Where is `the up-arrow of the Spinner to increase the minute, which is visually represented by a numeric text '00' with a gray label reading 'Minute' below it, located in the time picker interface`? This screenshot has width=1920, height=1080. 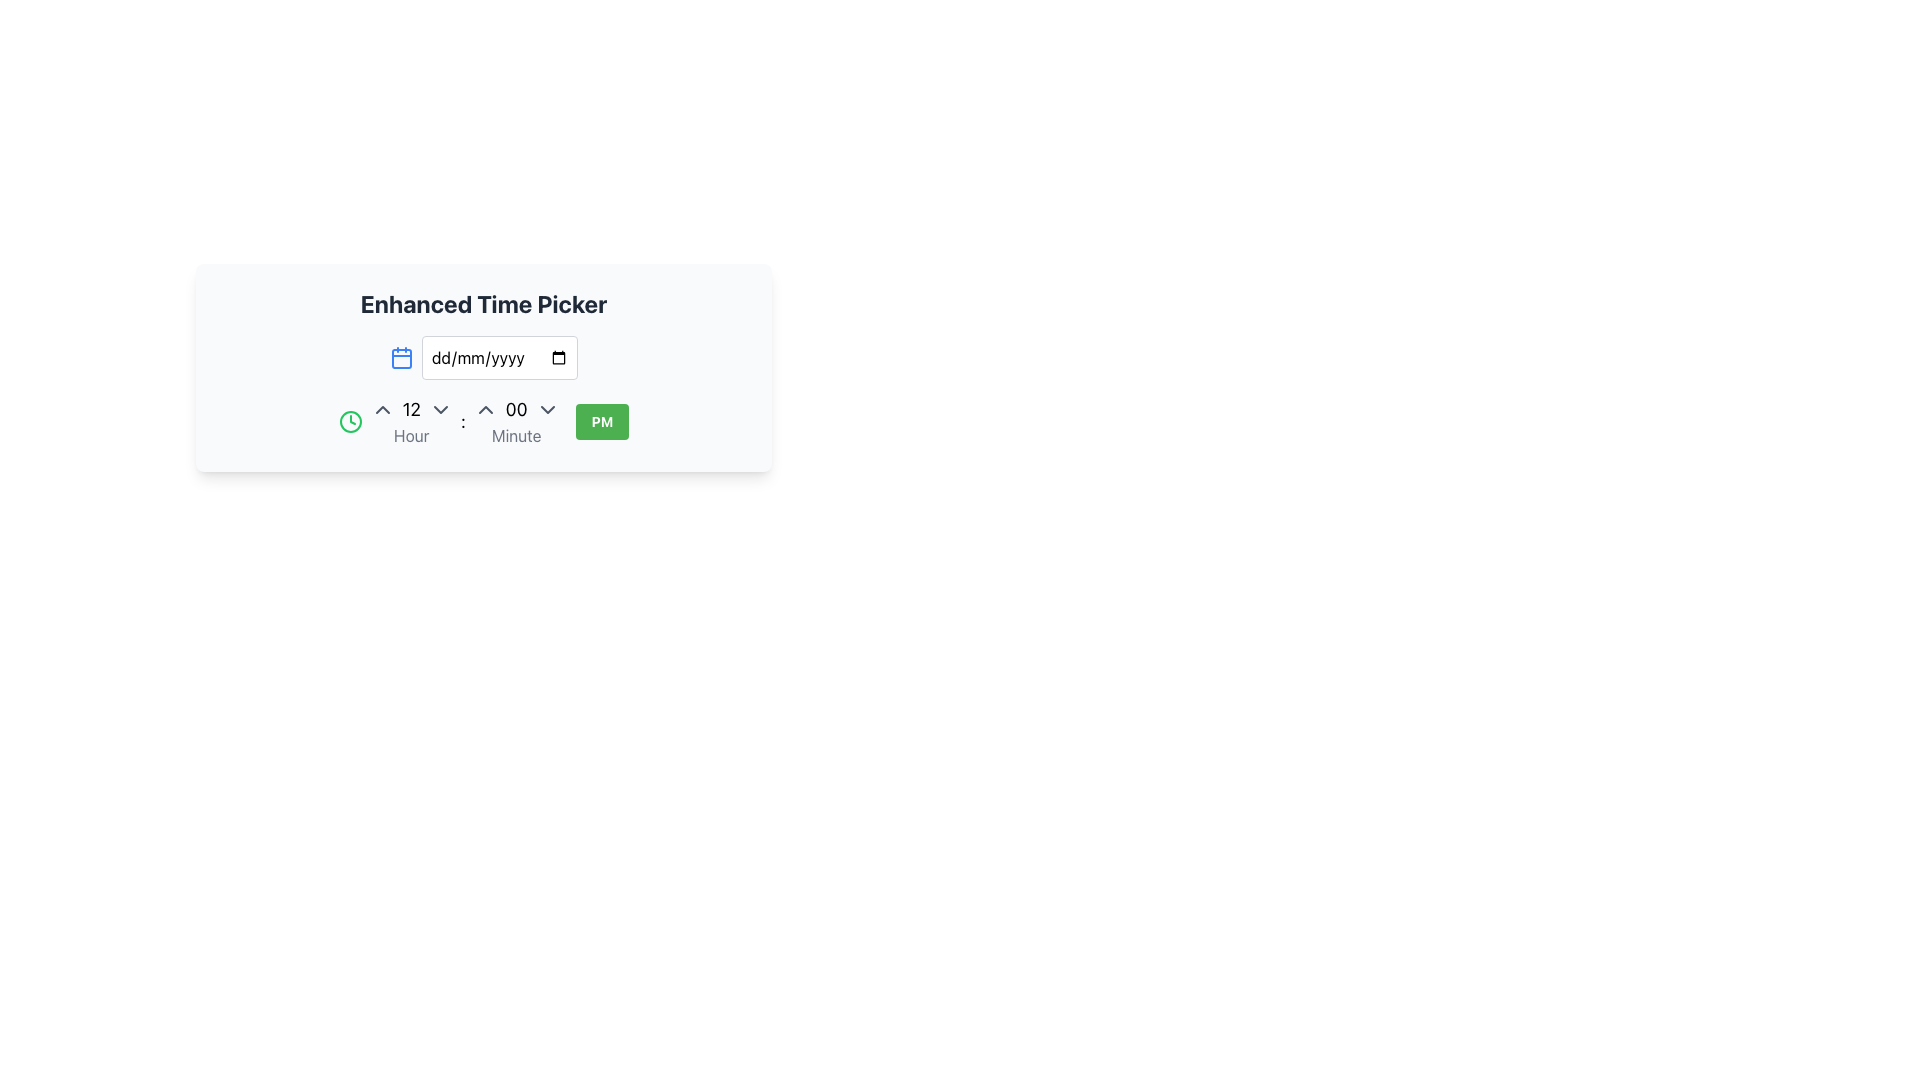 the up-arrow of the Spinner to increase the minute, which is visually represented by a numeric text '00' with a gray label reading 'Minute' below it, located in the time picker interface is located at coordinates (516, 420).